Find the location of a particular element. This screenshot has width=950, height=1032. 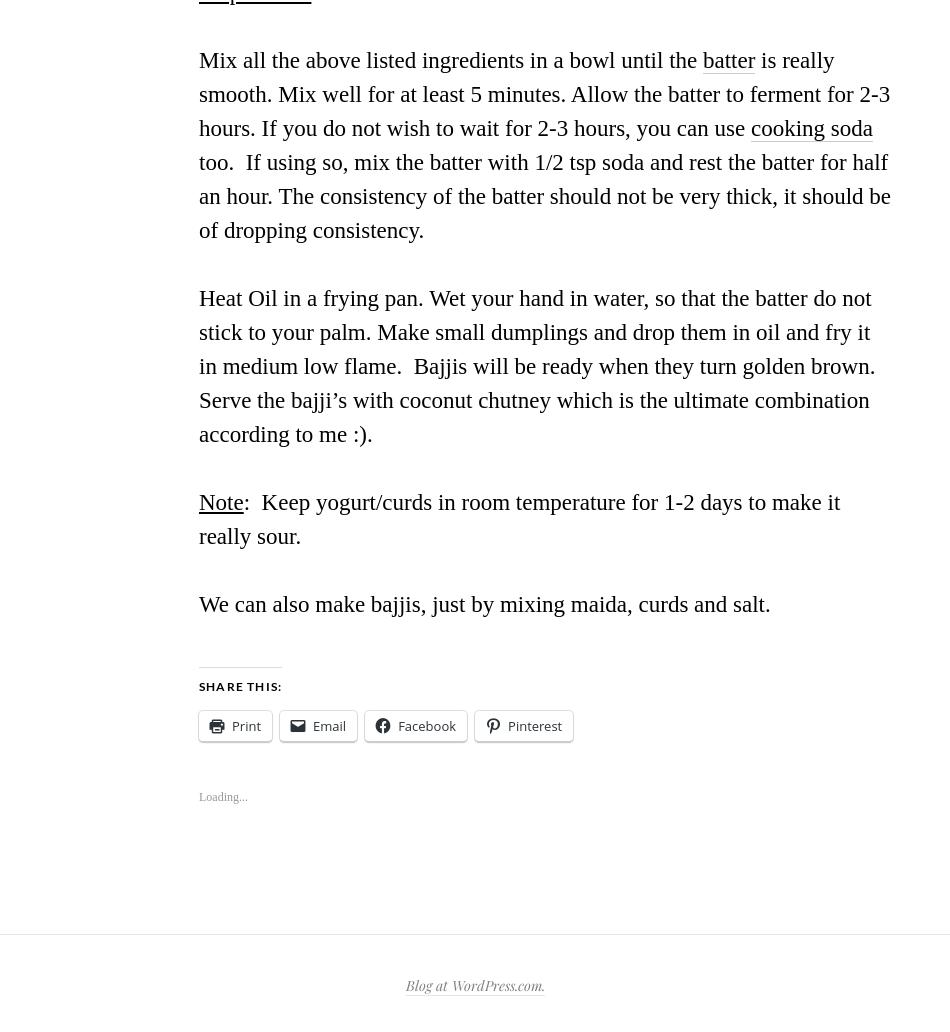

'Loading...' is located at coordinates (223, 795).